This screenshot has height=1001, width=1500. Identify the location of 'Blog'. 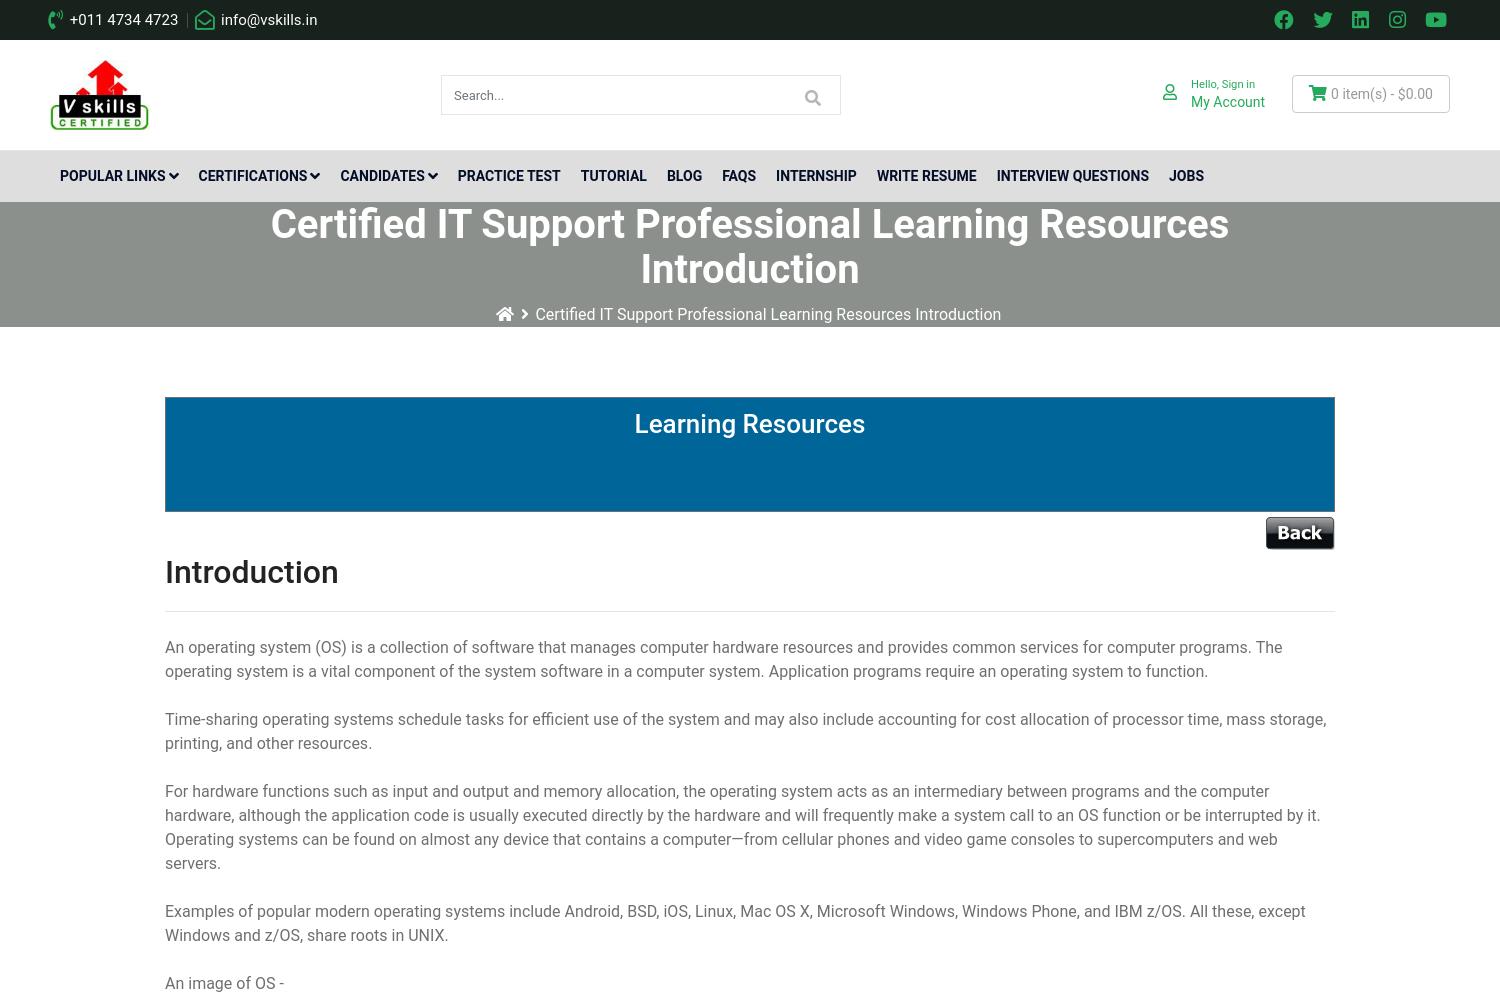
(684, 175).